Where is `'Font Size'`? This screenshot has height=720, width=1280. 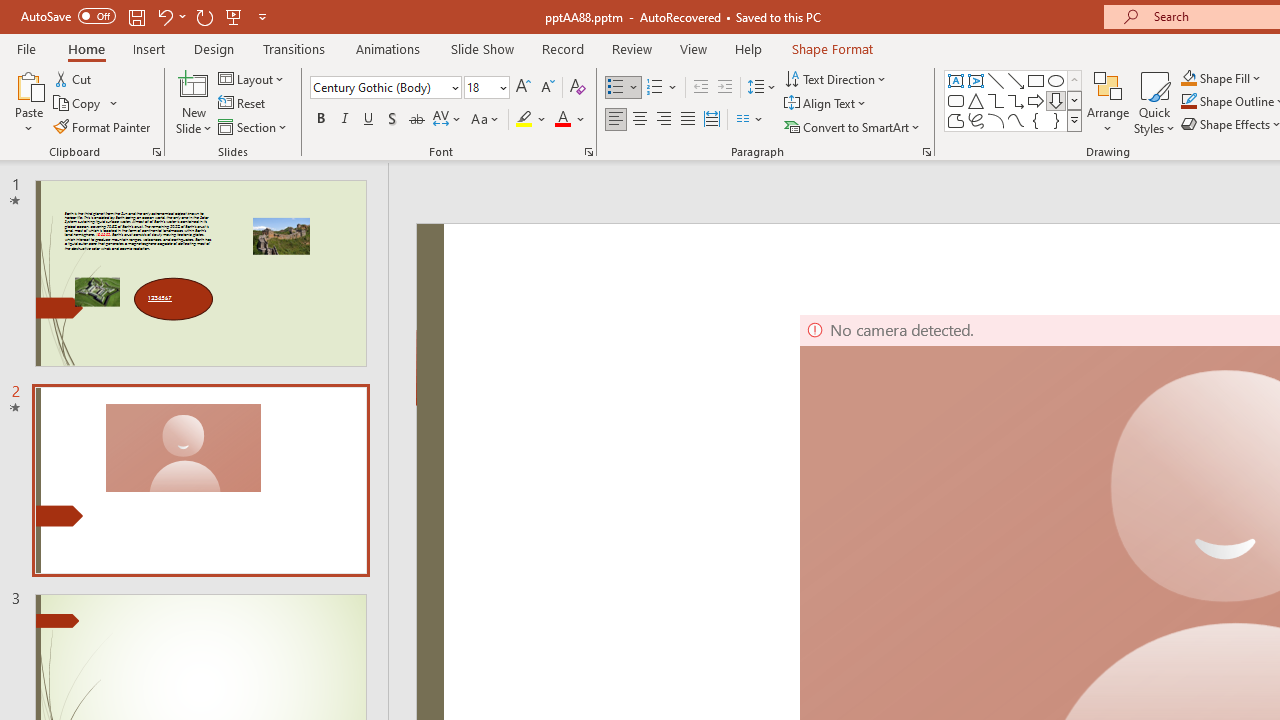
'Font Size' is located at coordinates (486, 86).